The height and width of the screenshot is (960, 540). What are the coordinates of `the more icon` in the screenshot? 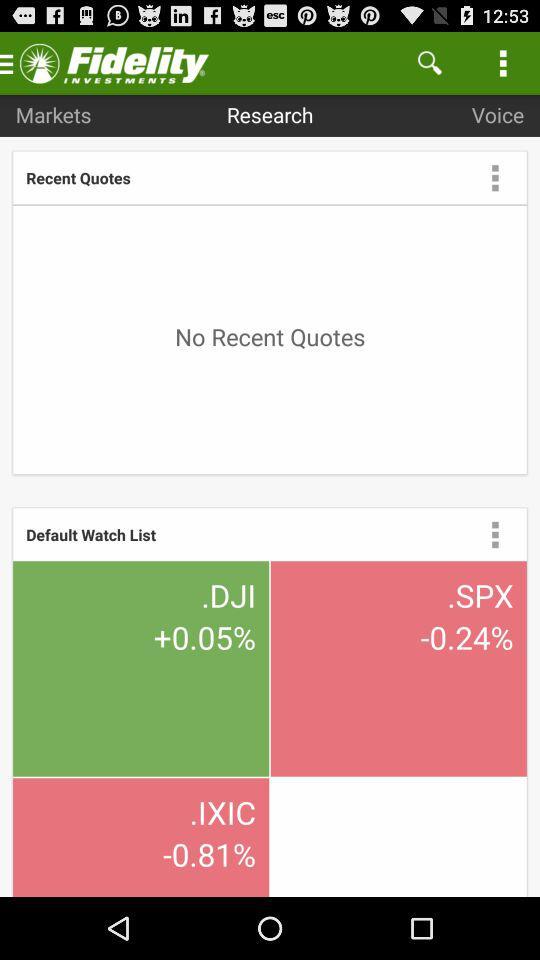 It's located at (494, 572).